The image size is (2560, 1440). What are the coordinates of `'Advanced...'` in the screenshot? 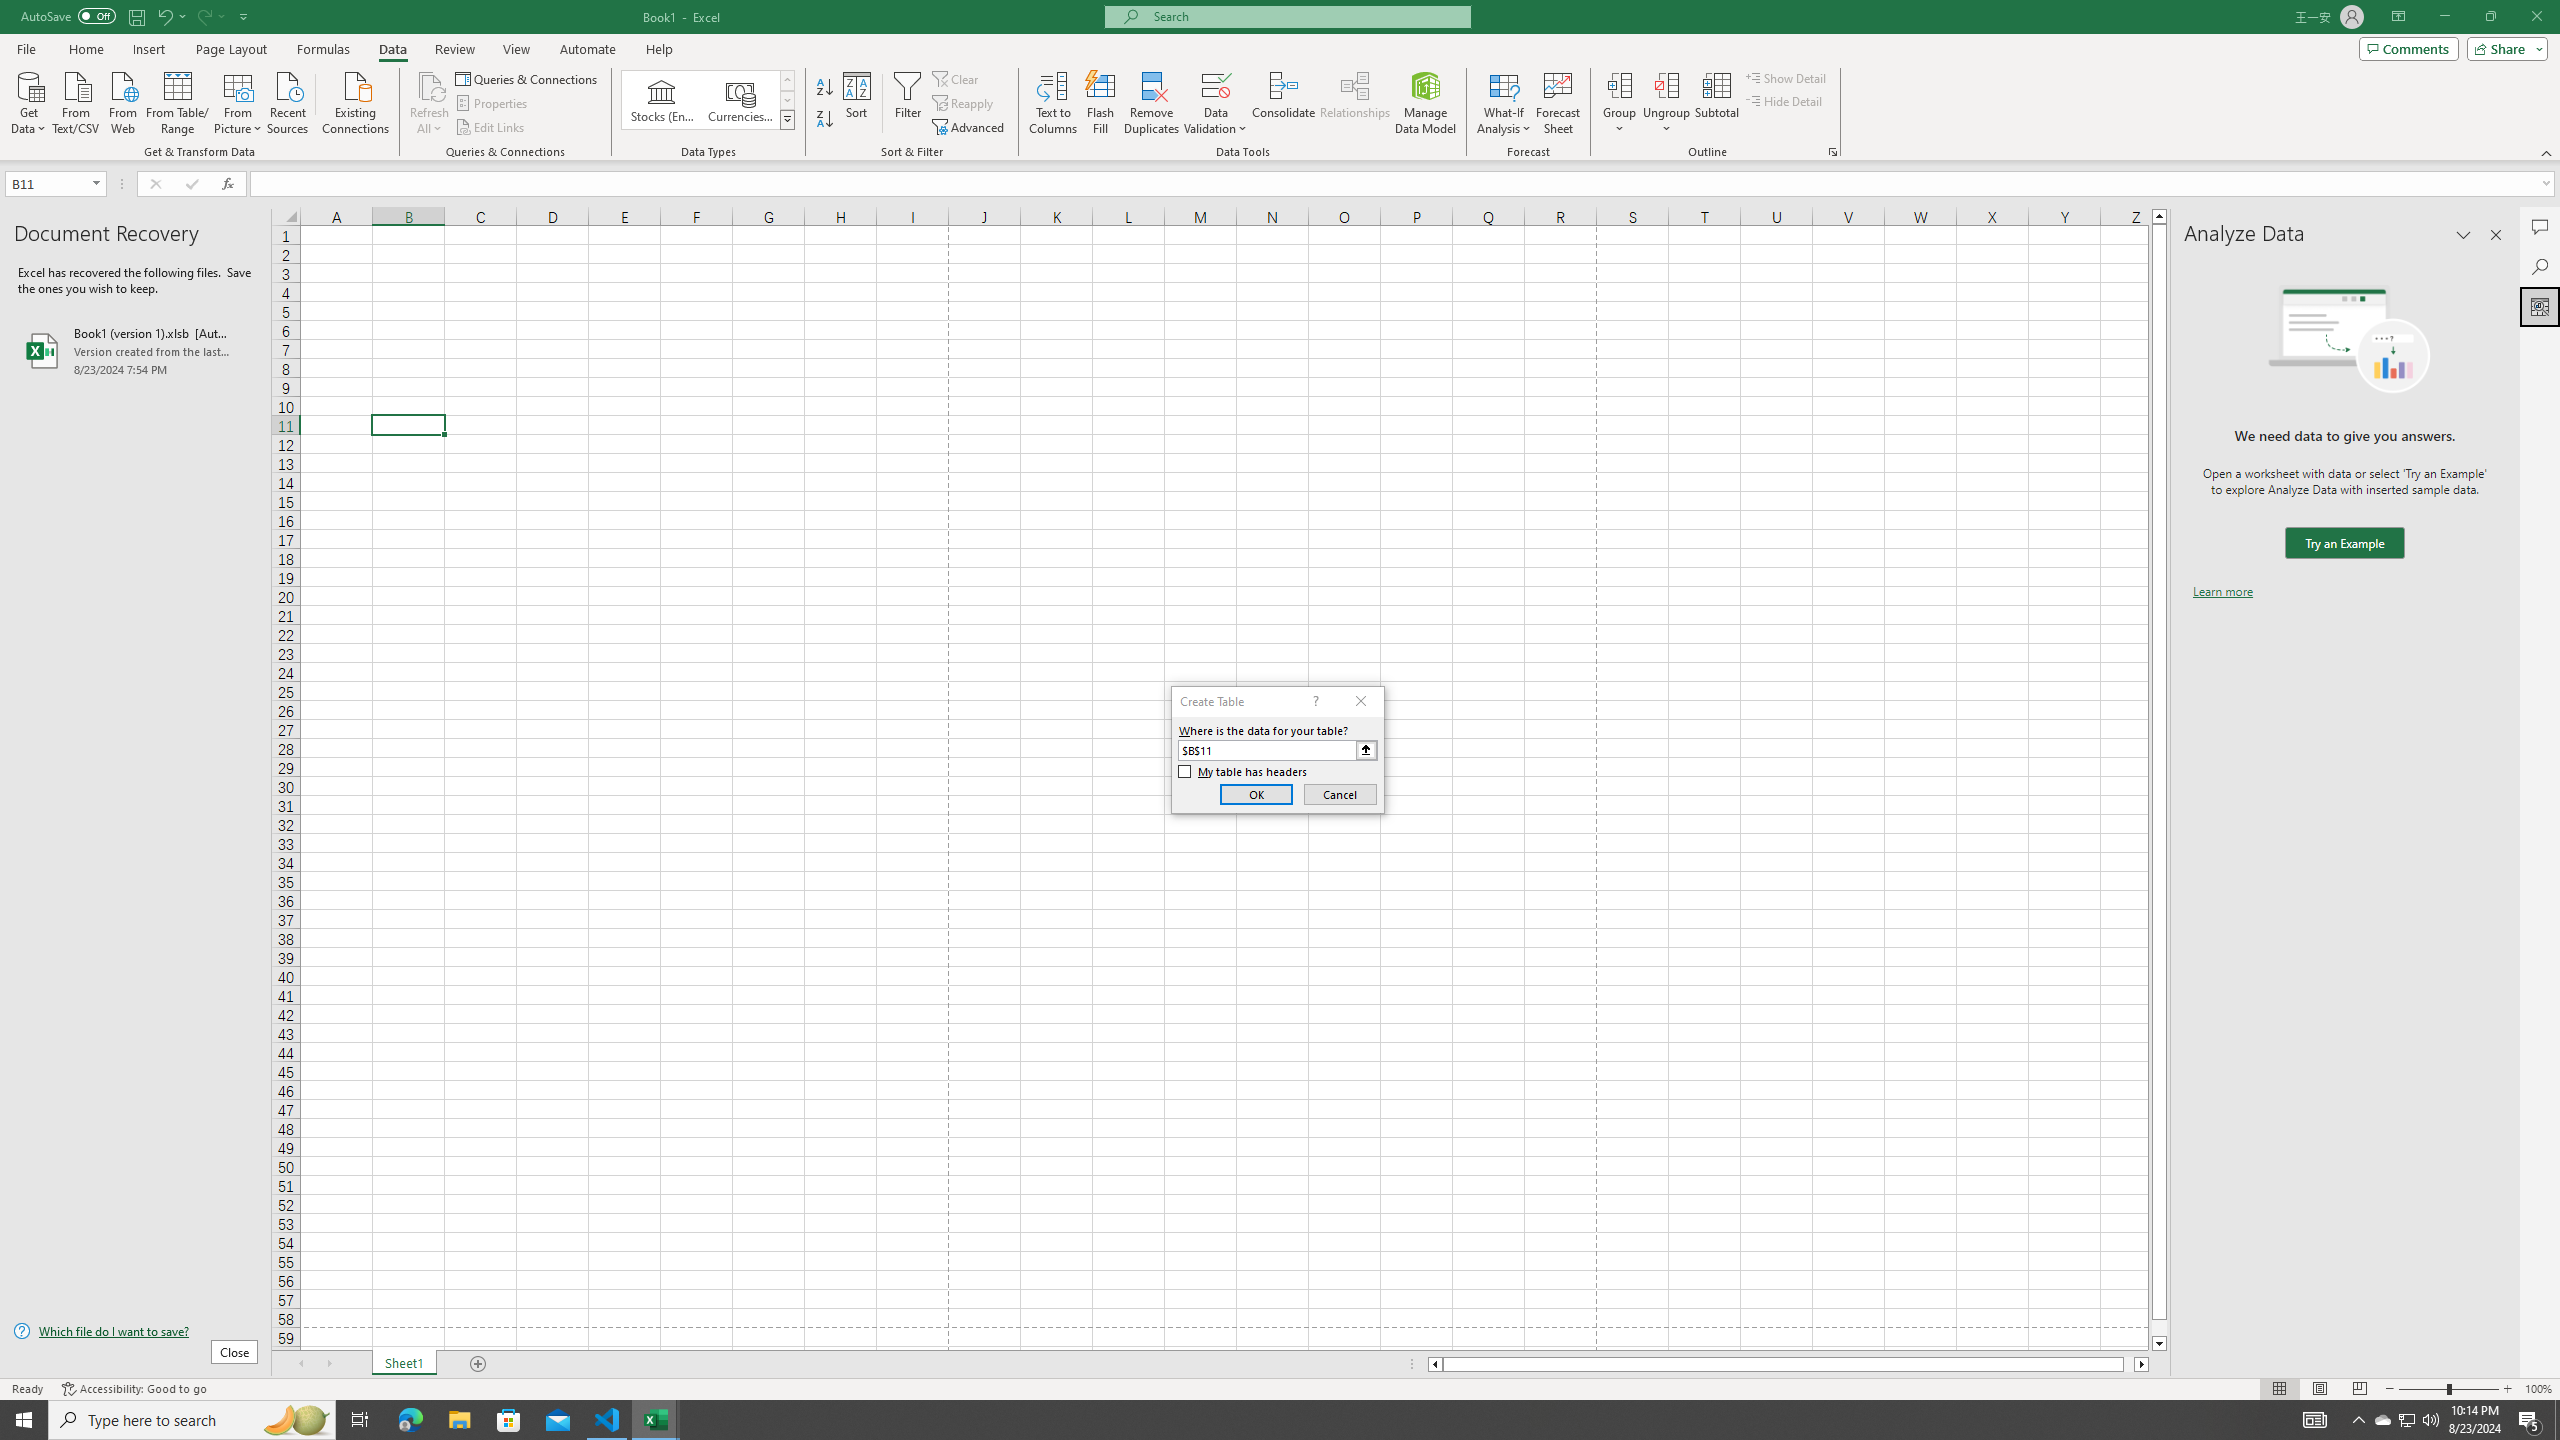 It's located at (970, 127).